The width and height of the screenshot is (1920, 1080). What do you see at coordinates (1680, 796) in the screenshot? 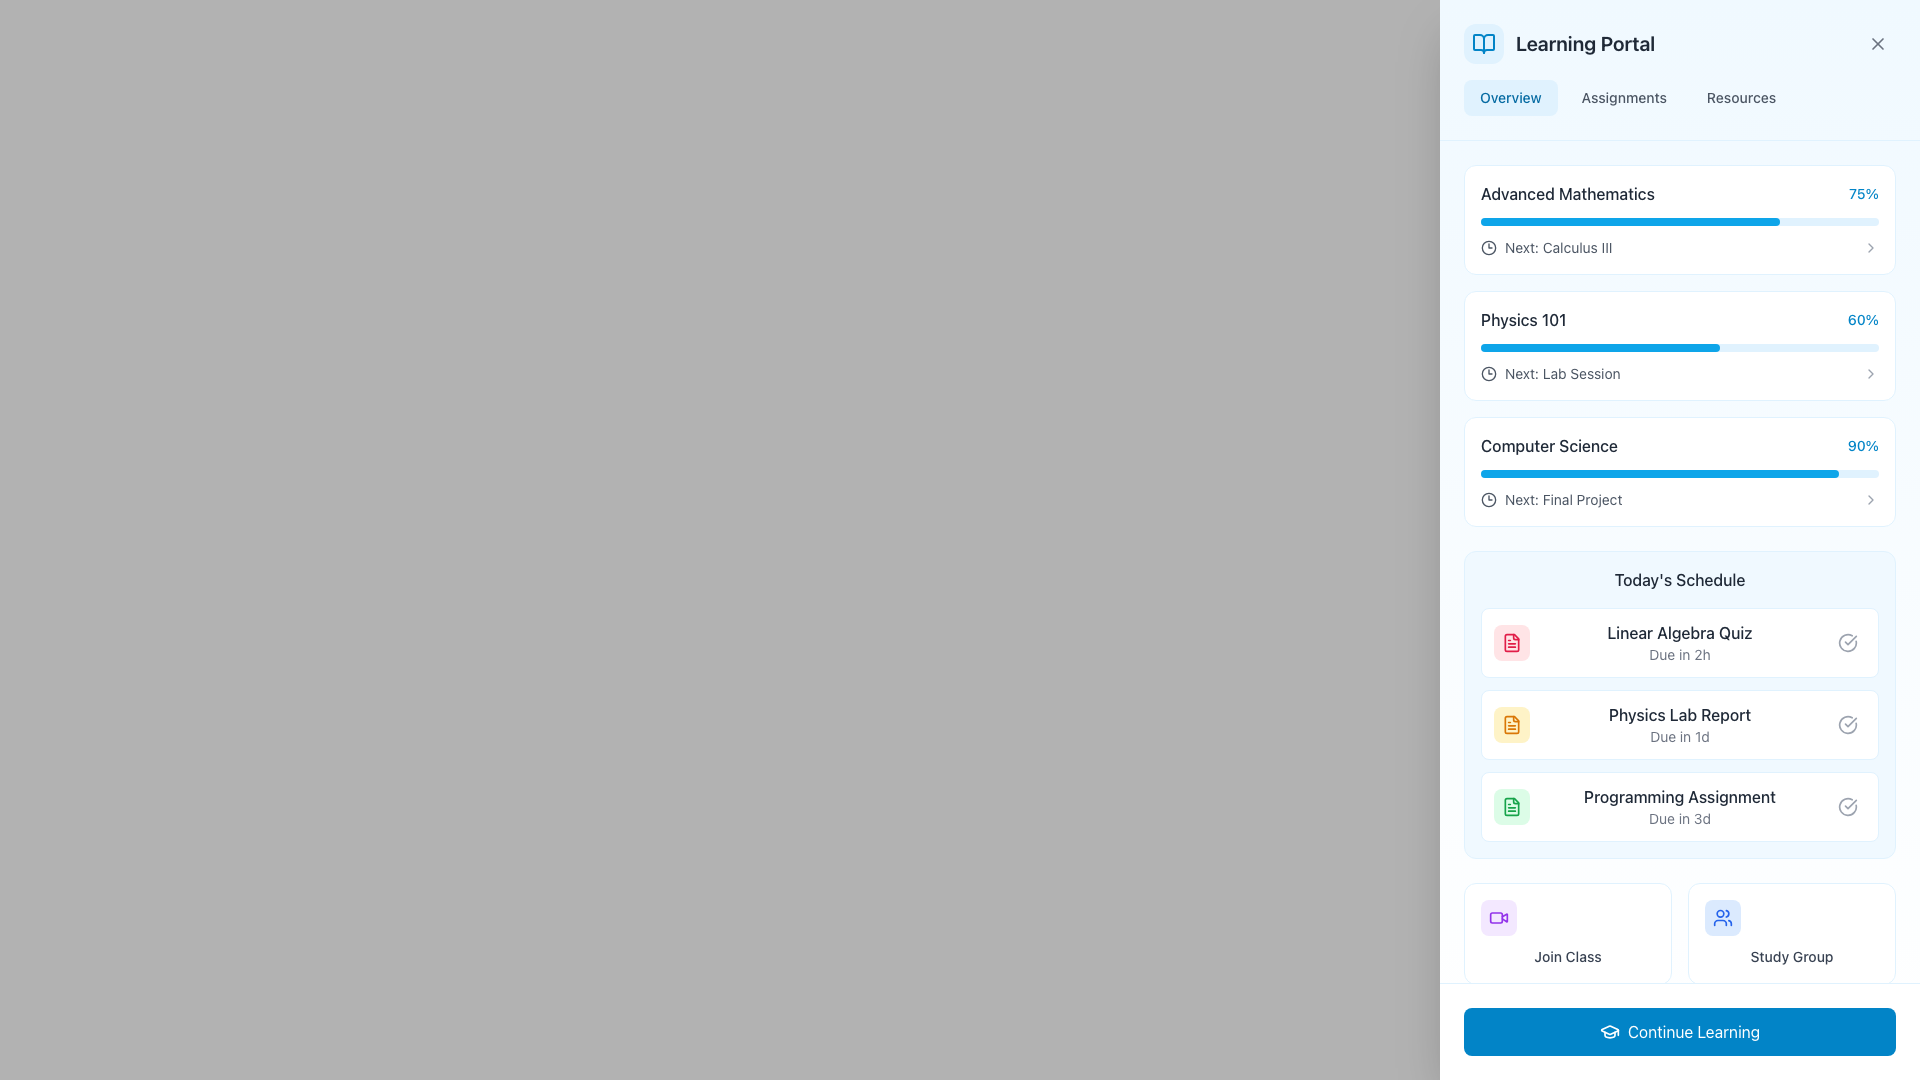
I see `the static text display showing 'Programming Assignment' located in the middle right section under 'Today's Schedule'` at bounding box center [1680, 796].